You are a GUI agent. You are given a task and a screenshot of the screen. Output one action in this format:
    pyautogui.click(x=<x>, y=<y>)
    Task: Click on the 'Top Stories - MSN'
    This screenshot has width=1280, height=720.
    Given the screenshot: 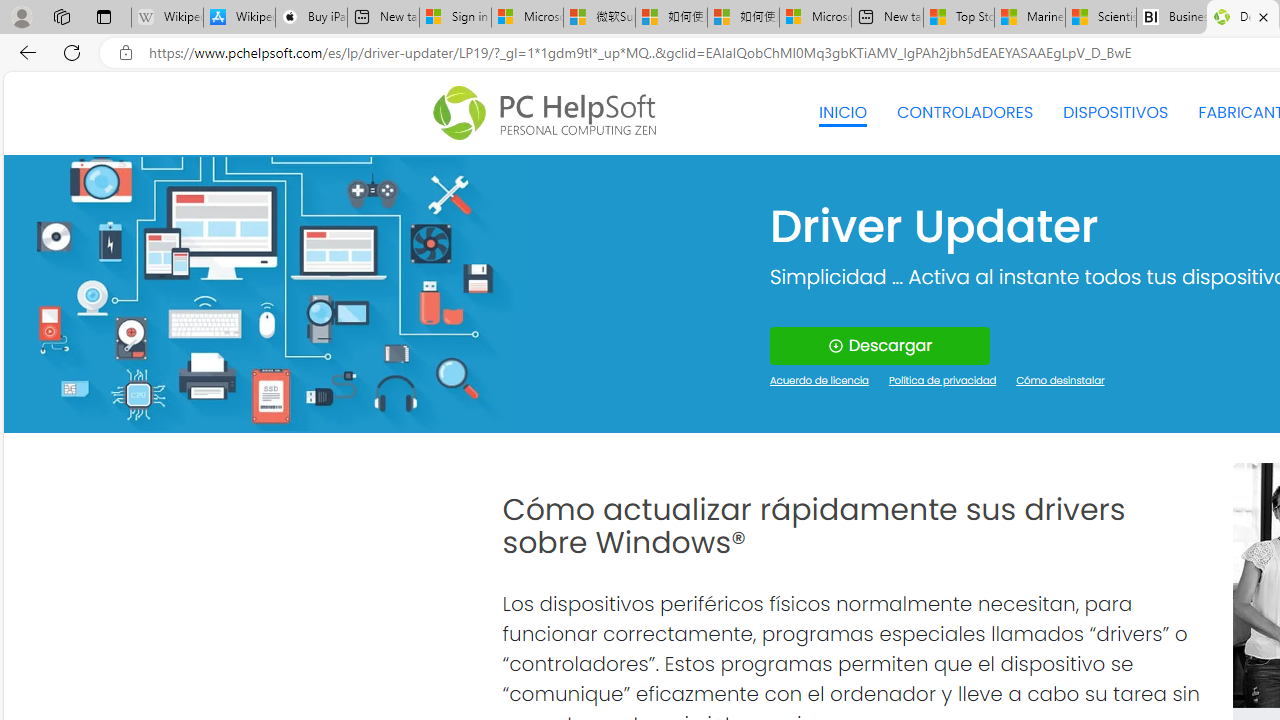 What is the action you would take?
    pyautogui.click(x=958, y=17)
    